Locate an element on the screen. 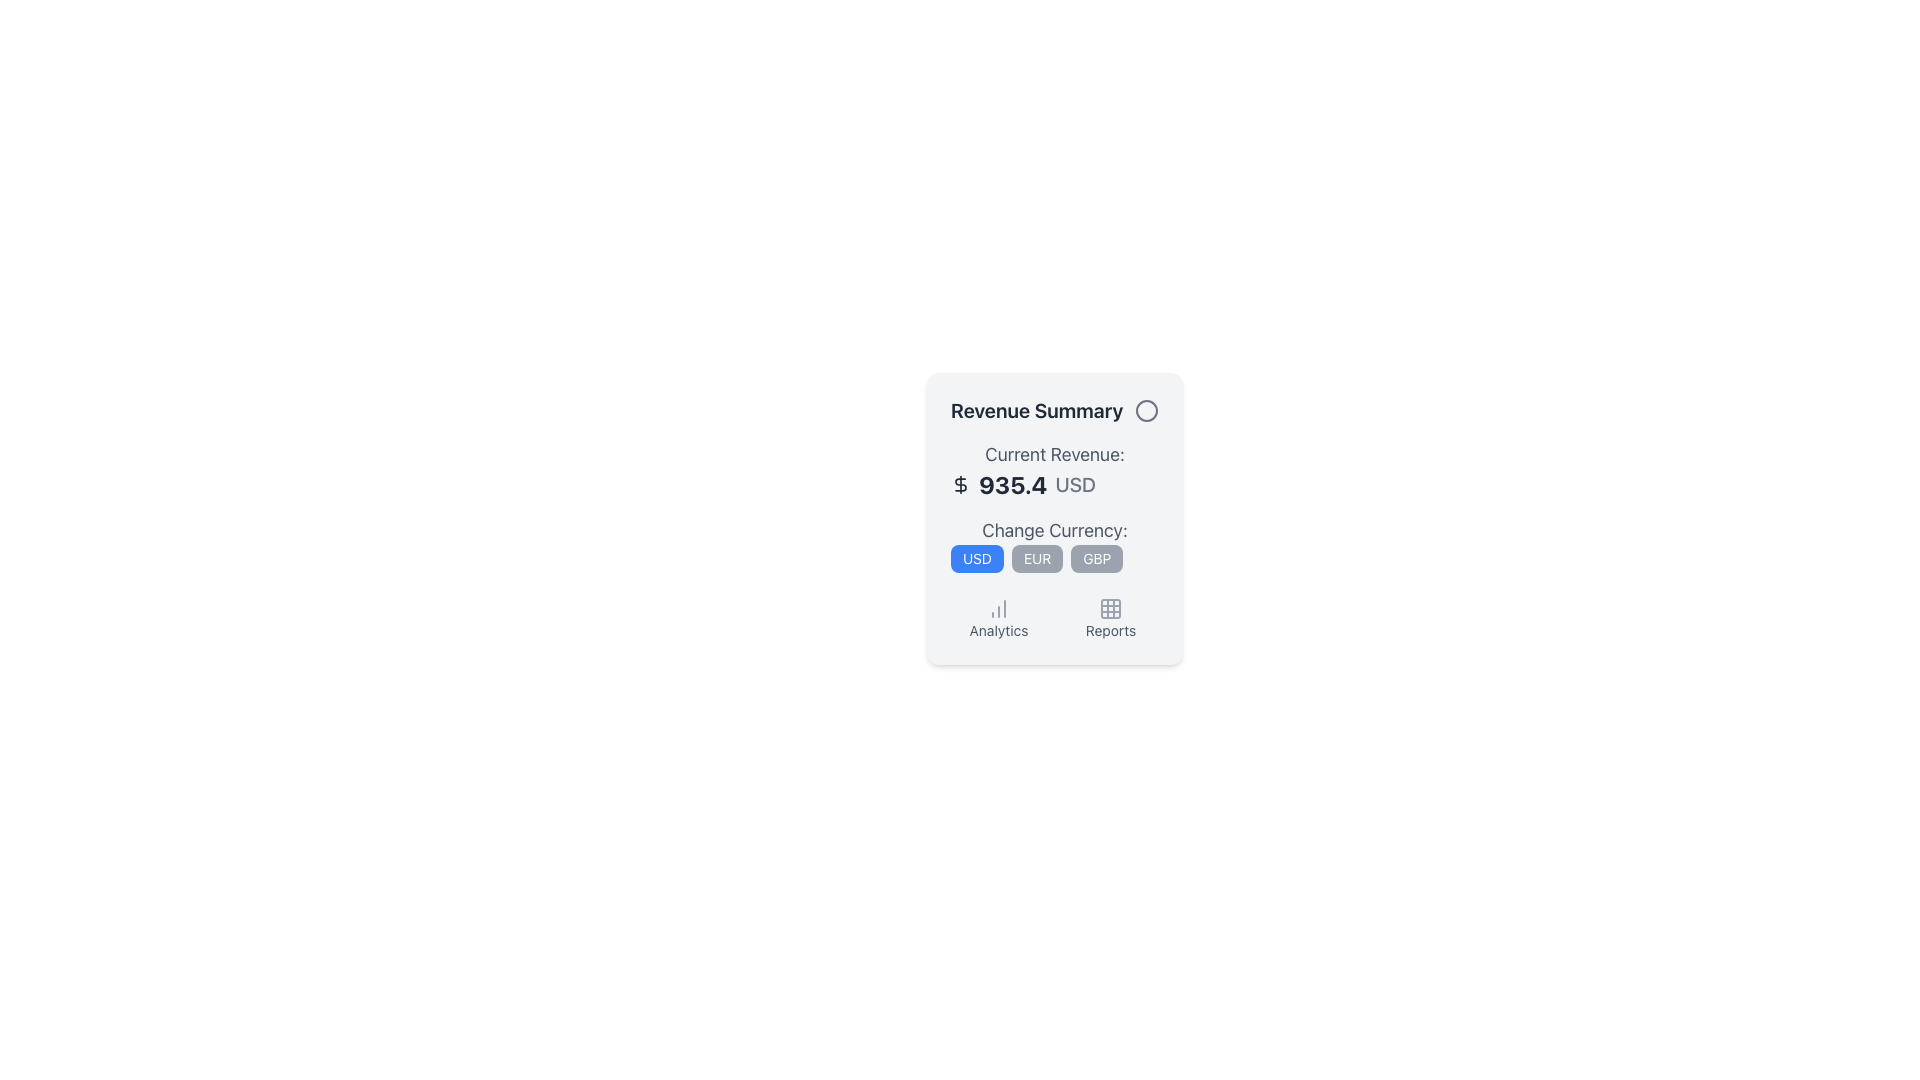  the 'GBP' currency button located below the 'Change Currency:' text is located at coordinates (1096, 559).